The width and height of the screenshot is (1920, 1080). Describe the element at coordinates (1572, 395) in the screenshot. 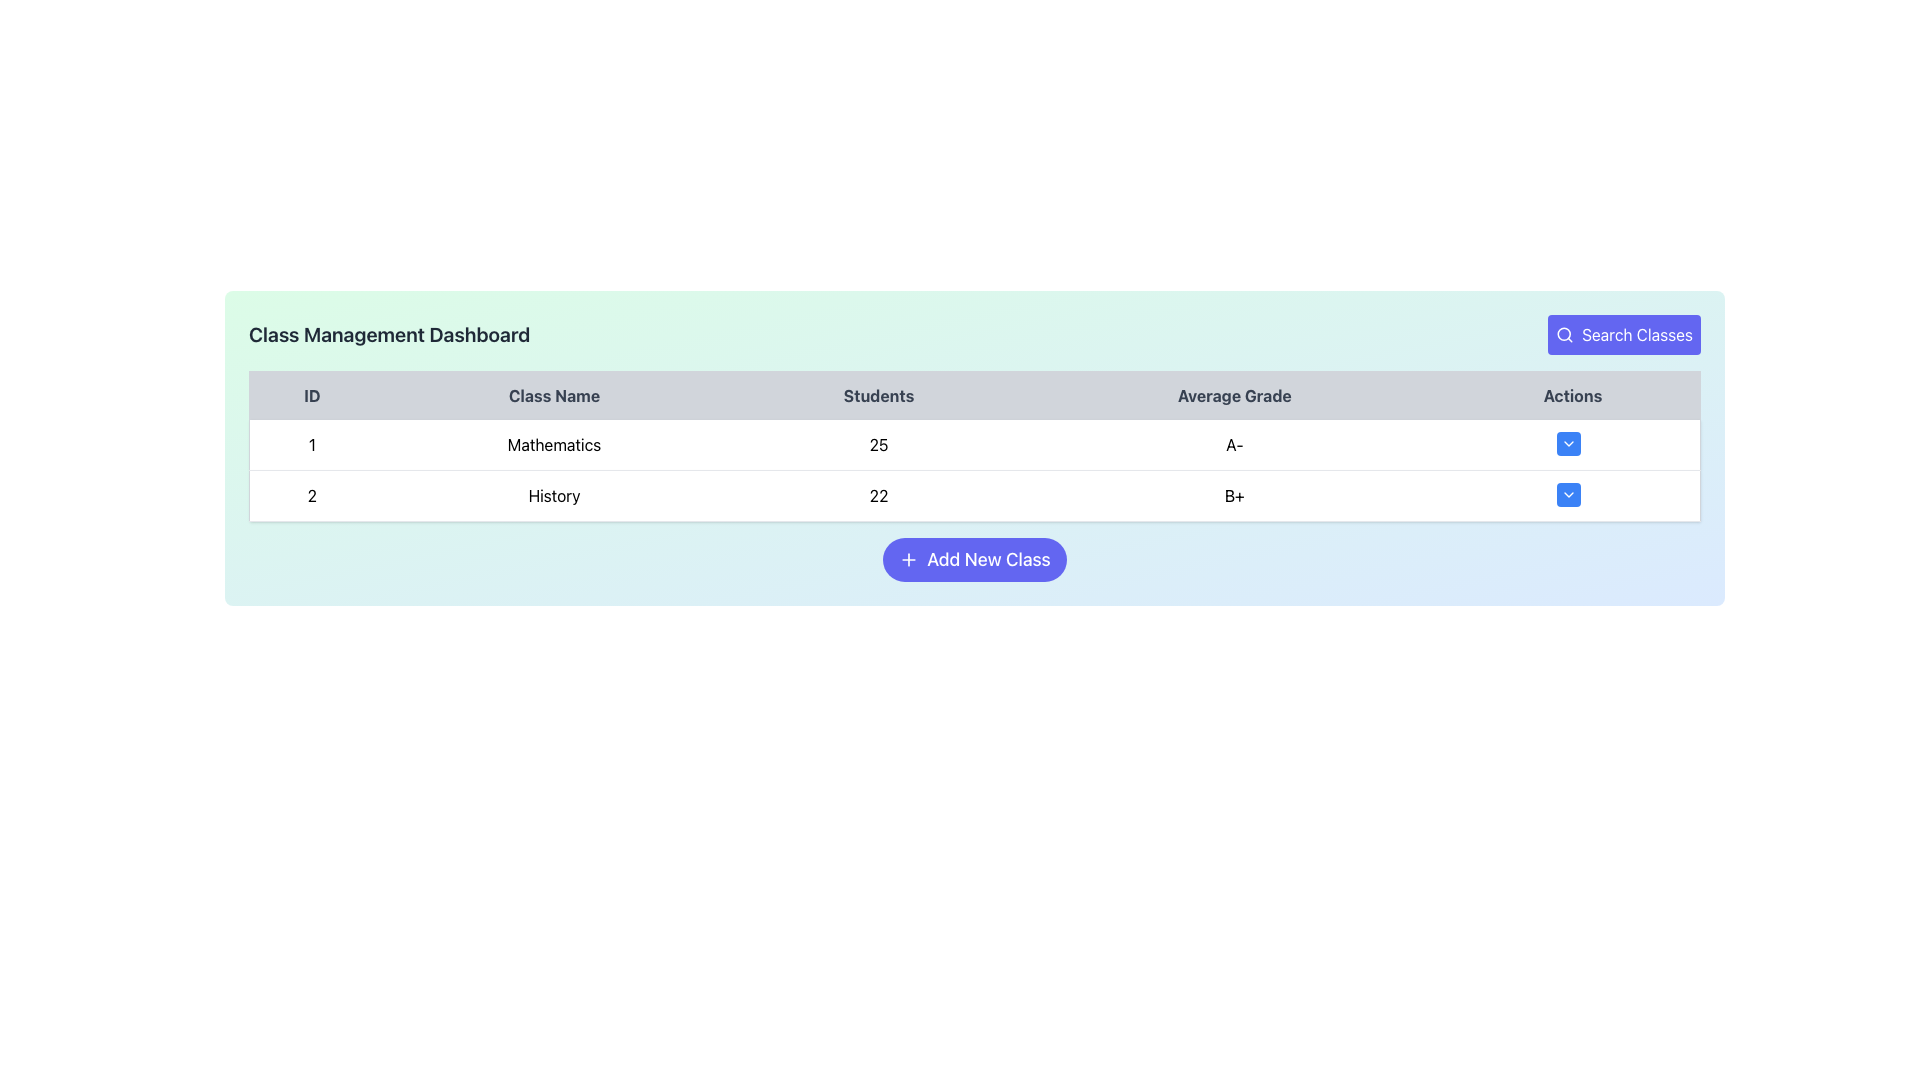

I see `the static text header labeled 'Actions' which is the last element in the header row of the table` at that location.